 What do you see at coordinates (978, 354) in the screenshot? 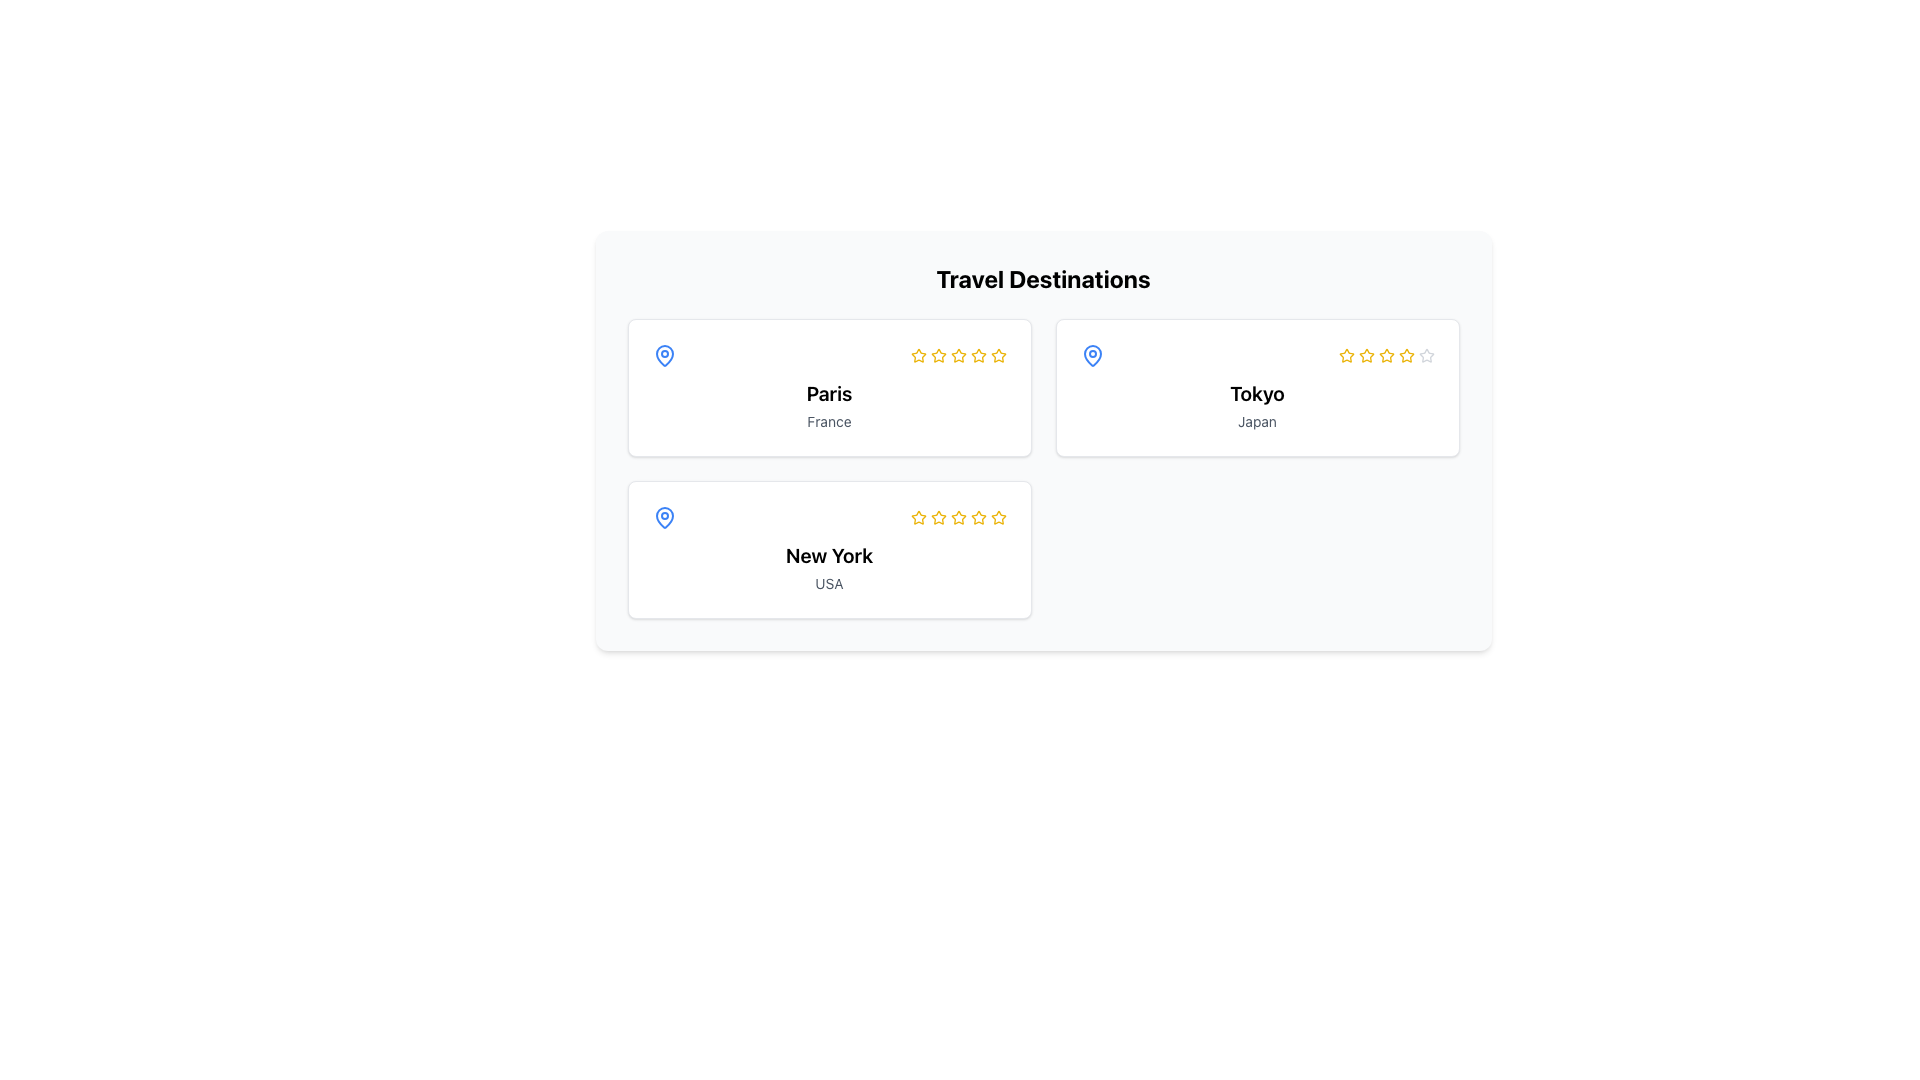
I see `the fifth star icon in the rating system for the 'Paris, France' card under the 'Travel Destinations' heading` at bounding box center [978, 354].